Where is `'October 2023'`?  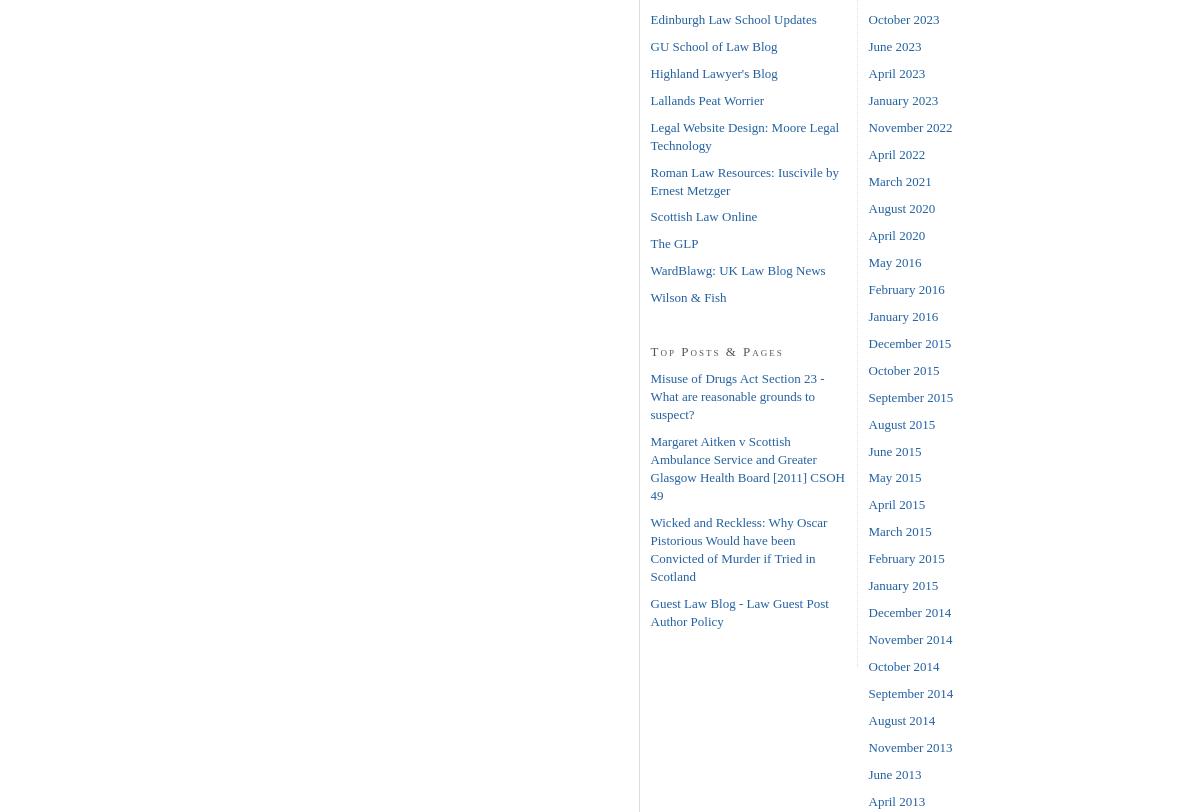
'October 2023' is located at coordinates (903, 18).